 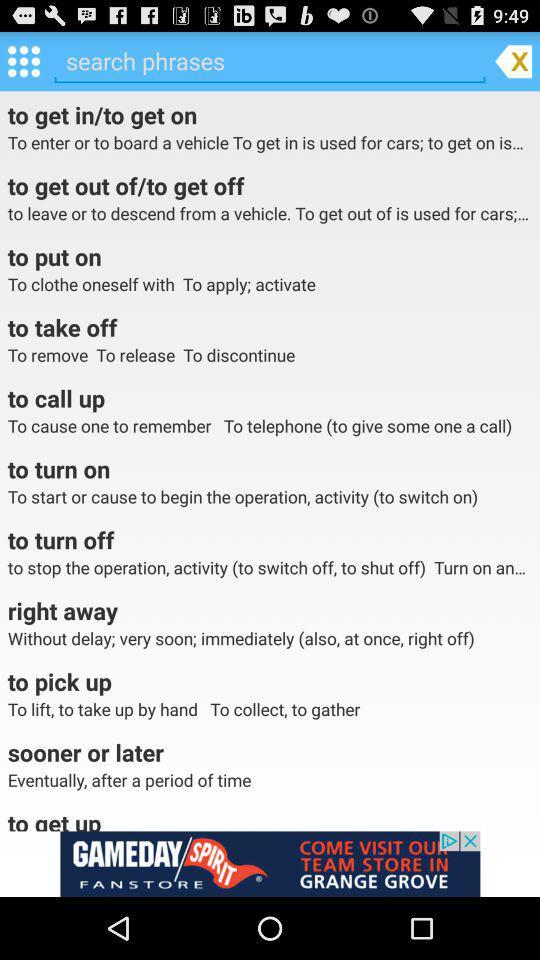 I want to click on more options, so click(x=22, y=59).